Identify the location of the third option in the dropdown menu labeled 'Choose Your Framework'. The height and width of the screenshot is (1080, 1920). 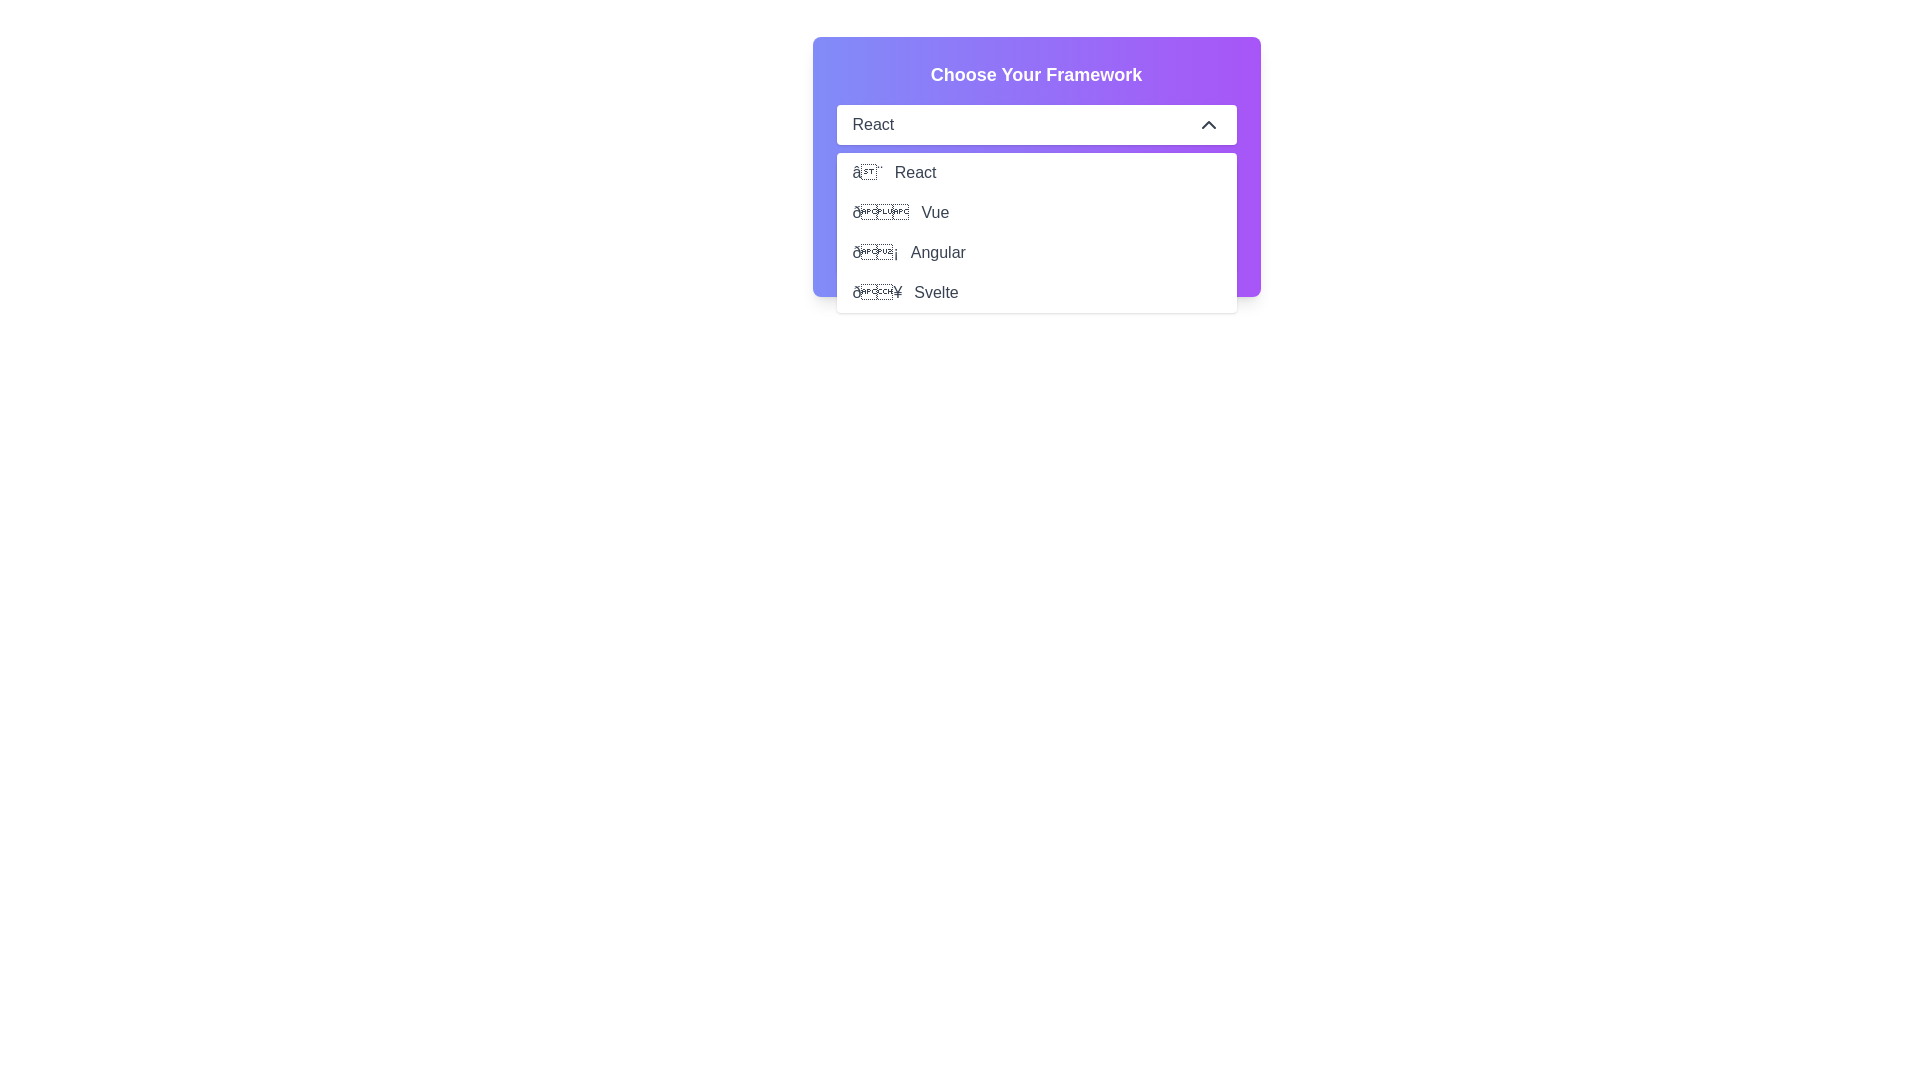
(1036, 252).